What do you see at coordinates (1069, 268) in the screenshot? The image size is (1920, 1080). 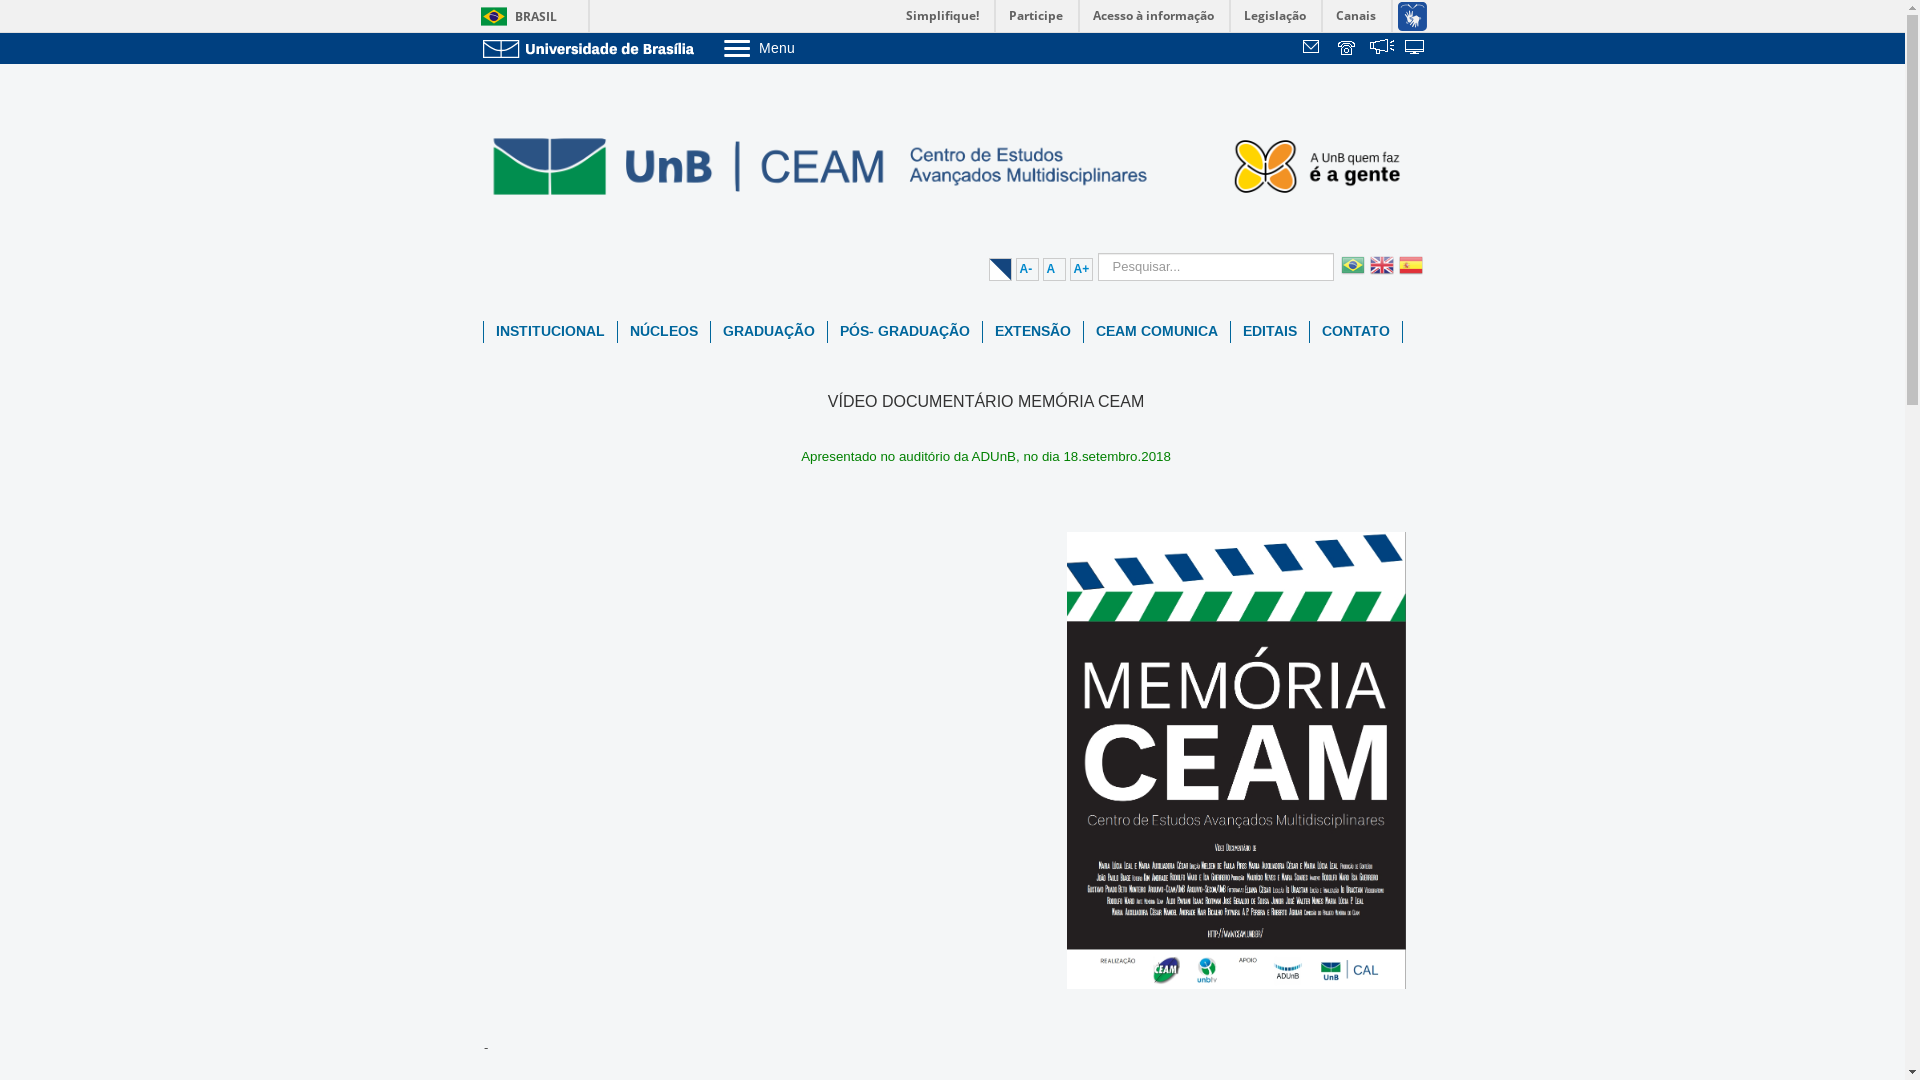 I see `'A+'` at bounding box center [1069, 268].